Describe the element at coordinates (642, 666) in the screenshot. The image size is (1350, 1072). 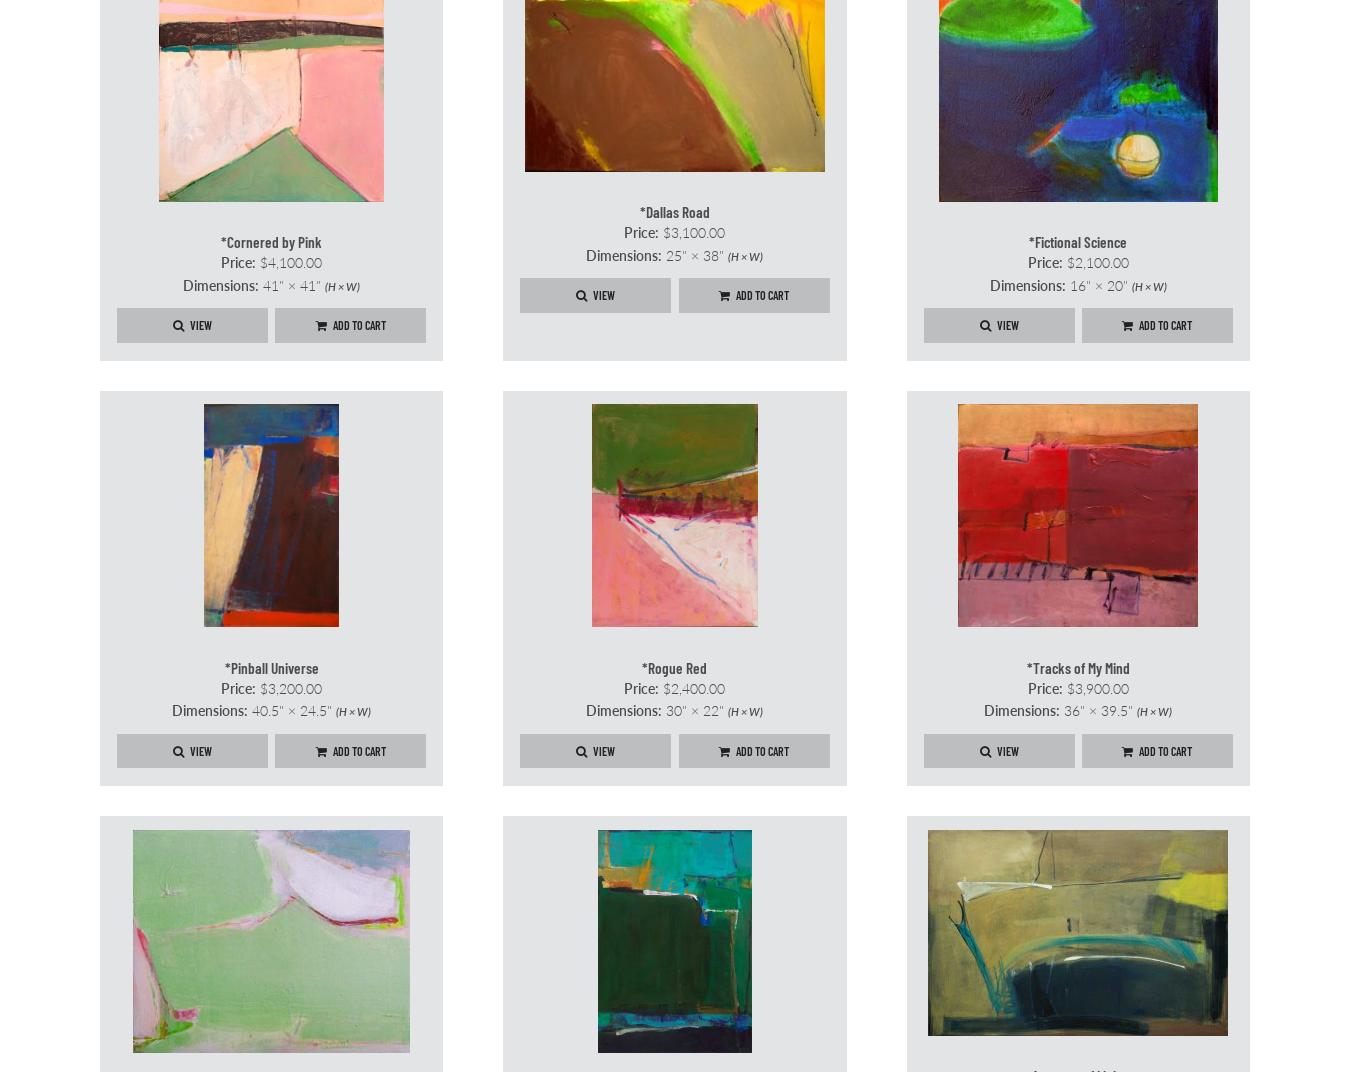
I see `'*Rogue Red'` at that location.